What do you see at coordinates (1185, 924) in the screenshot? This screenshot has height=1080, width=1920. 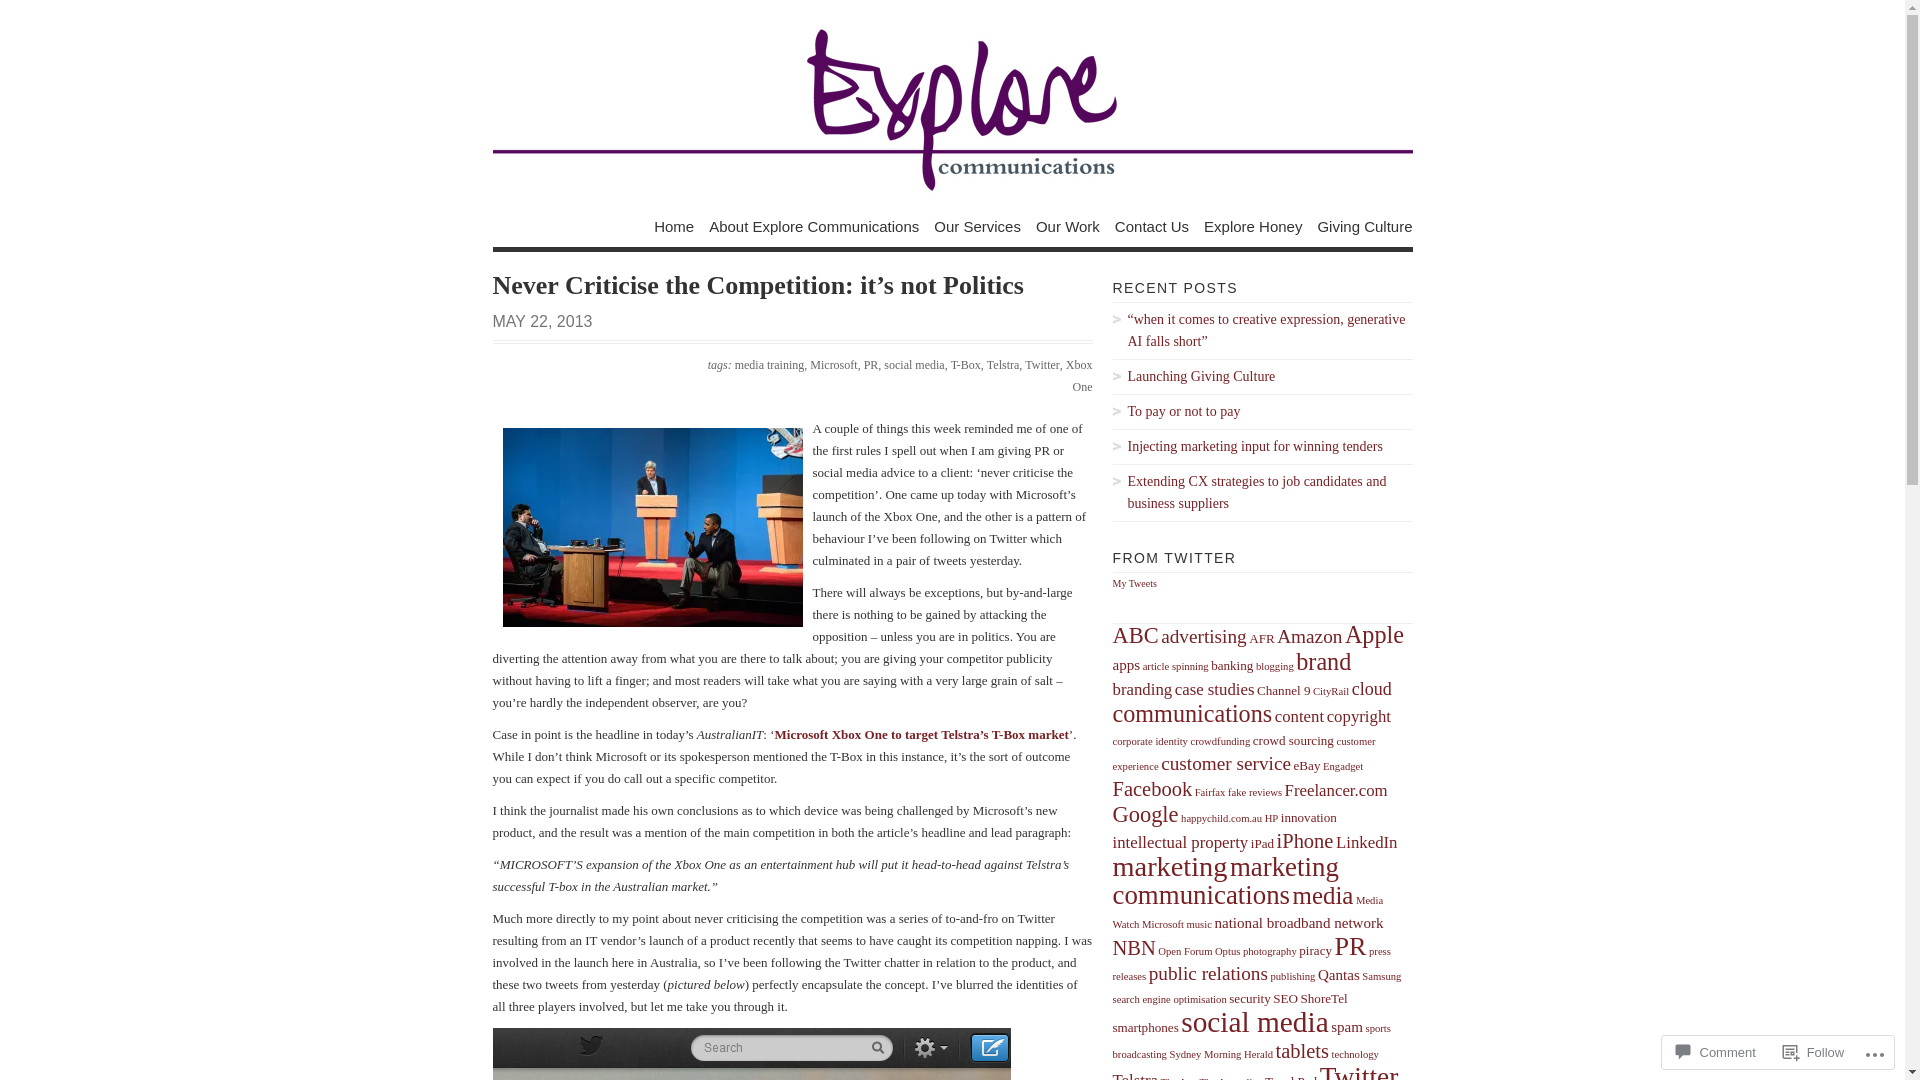 I see `'music'` at bounding box center [1185, 924].